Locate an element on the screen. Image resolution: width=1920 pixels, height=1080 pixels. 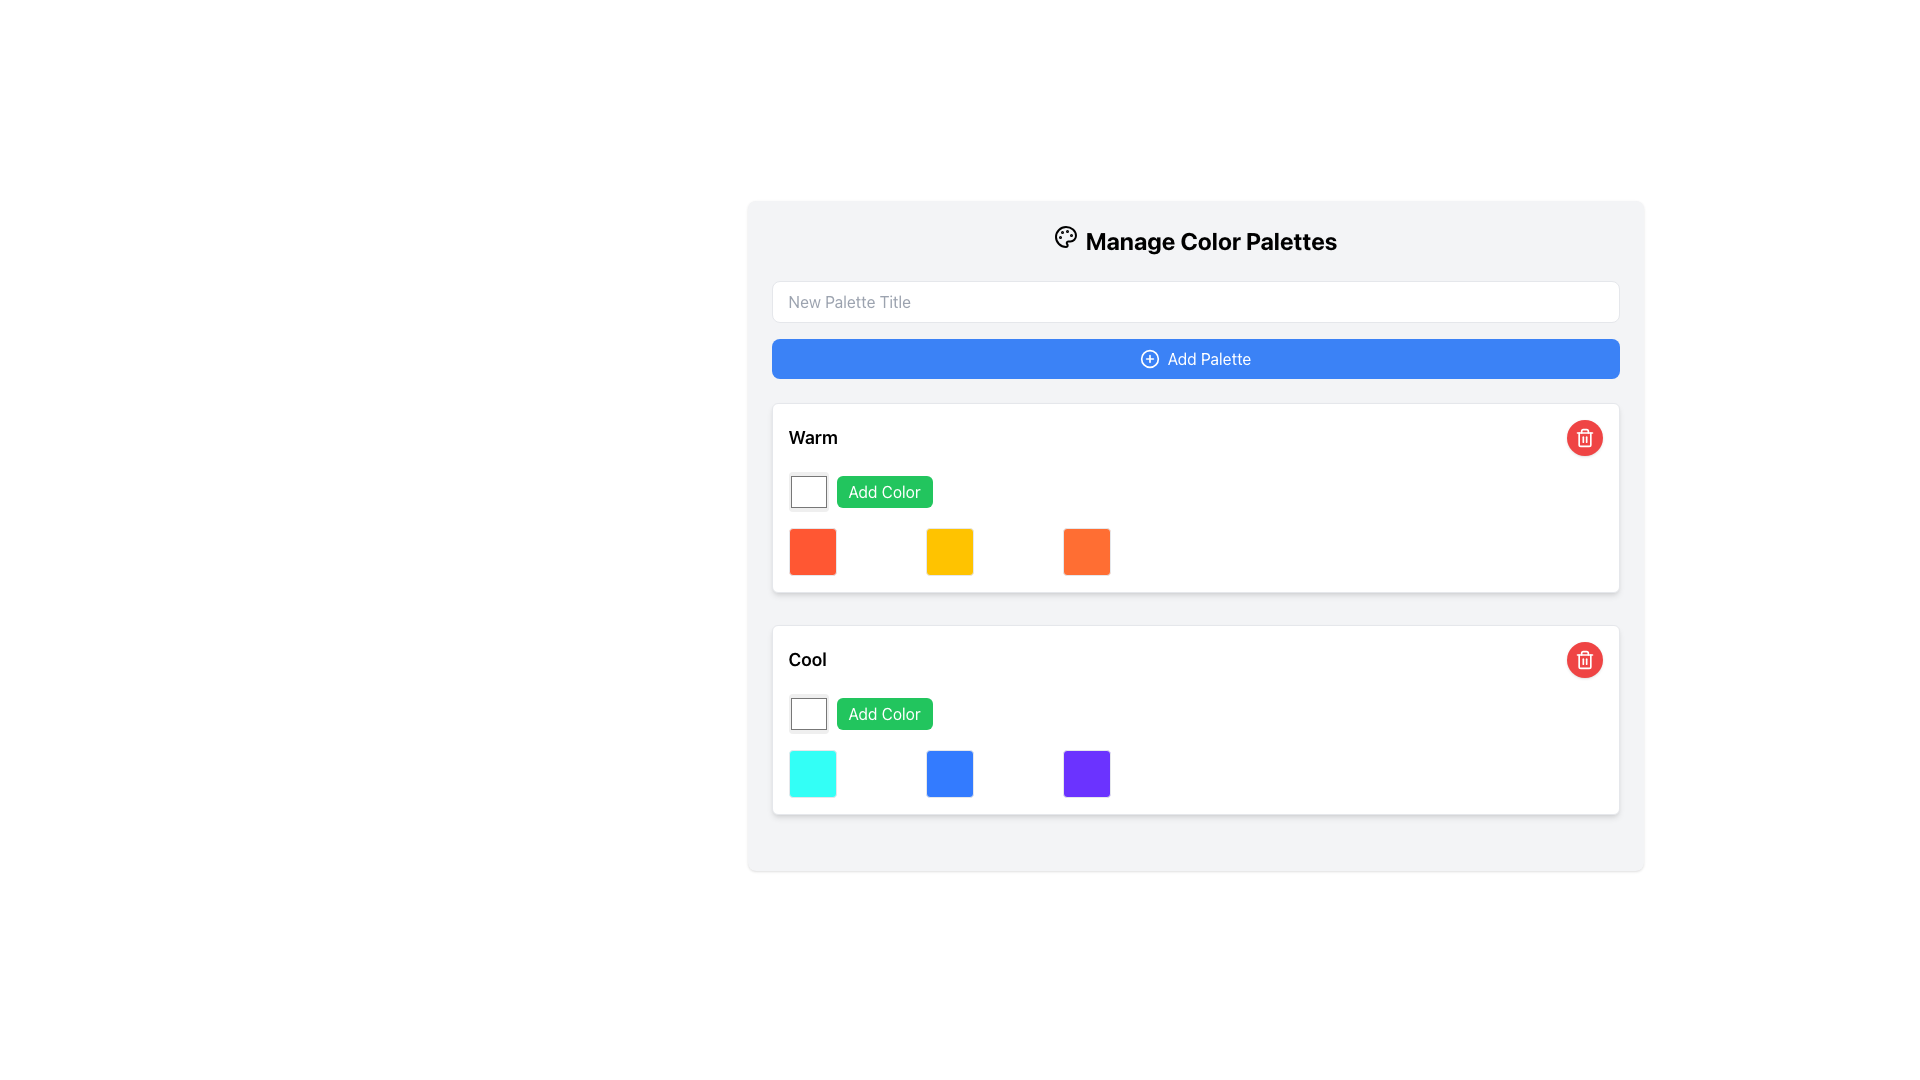
the button located in the 'Cool' color palette section is located at coordinates (883, 712).